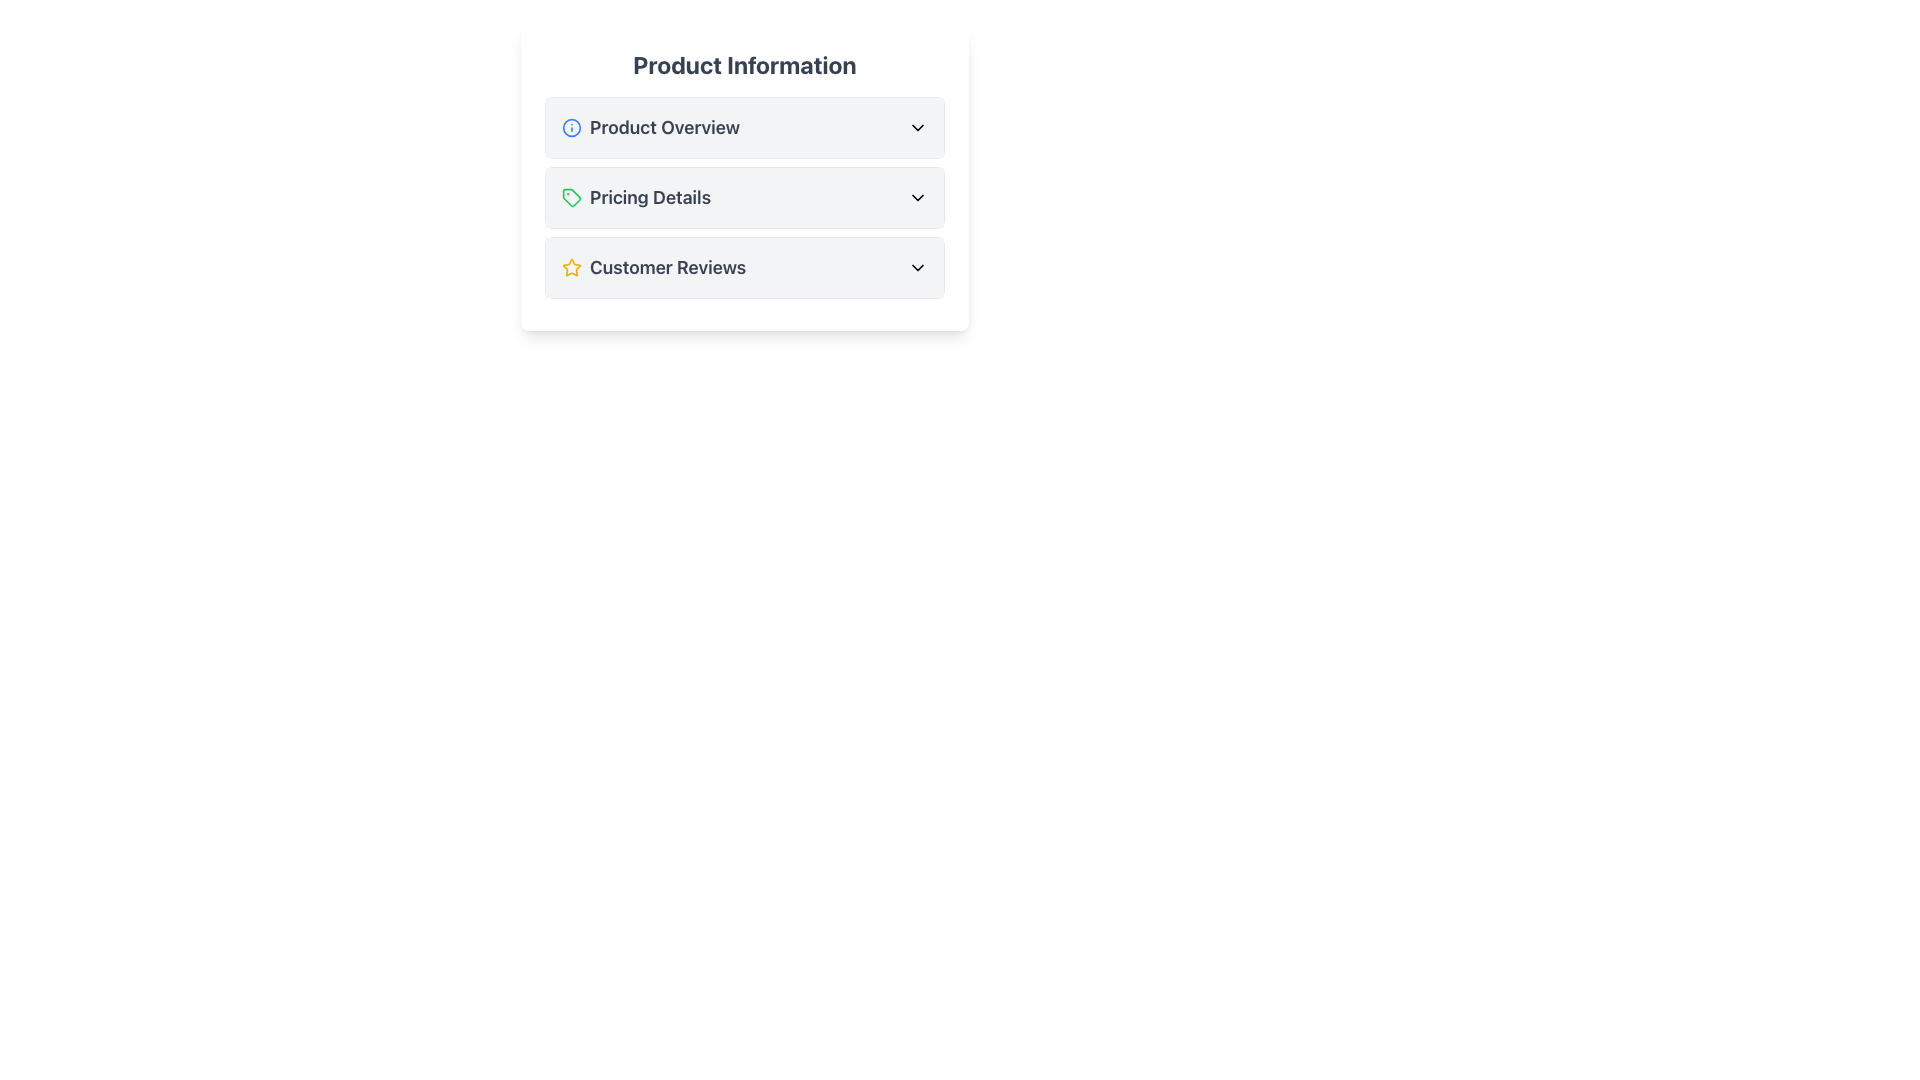 The image size is (1920, 1080). I want to click on the yellow star icon with a hollow center next to 'Customer Reviews' in the collapsible section header, so click(570, 266).